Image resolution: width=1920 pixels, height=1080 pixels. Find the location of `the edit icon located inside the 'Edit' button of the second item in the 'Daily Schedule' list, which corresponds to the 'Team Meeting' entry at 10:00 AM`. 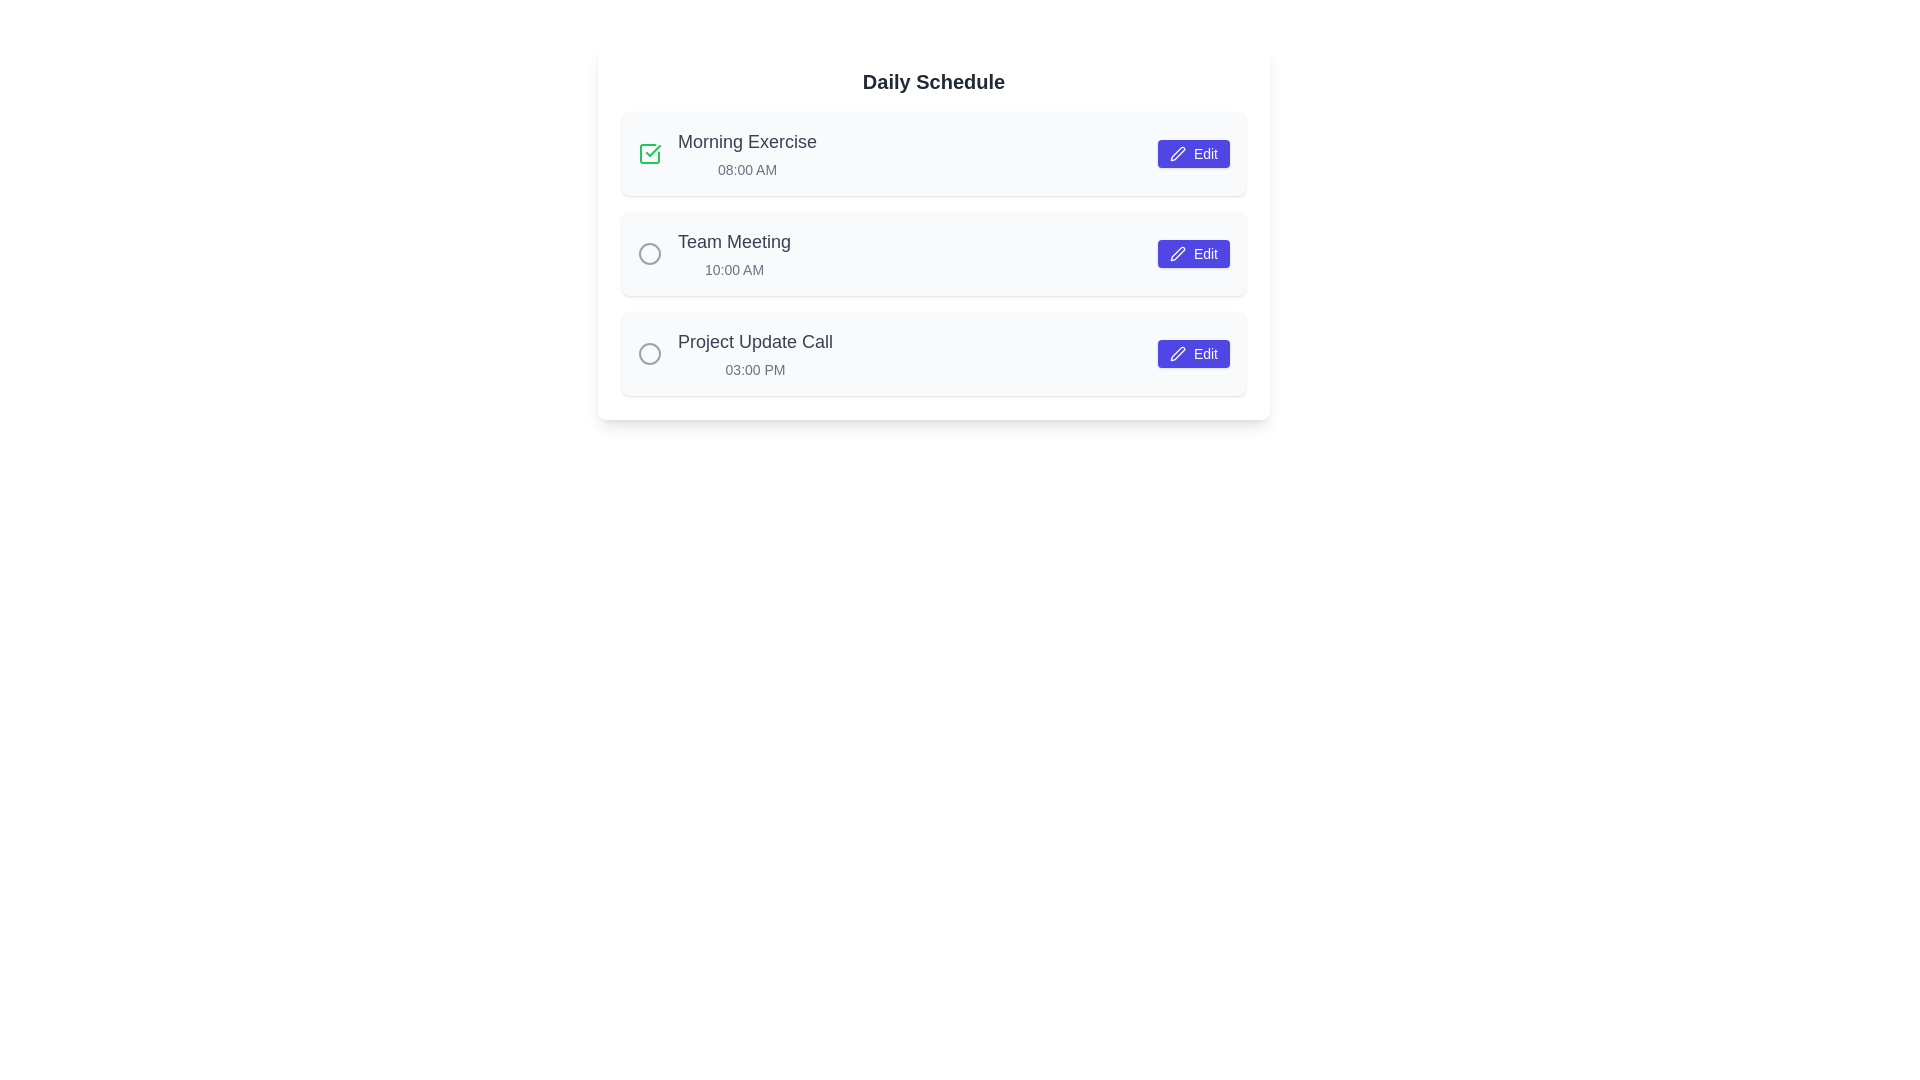

the edit icon located inside the 'Edit' button of the second item in the 'Daily Schedule' list, which corresponds to the 'Team Meeting' entry at 10:00 AM is located at coordinates (1177, 253).